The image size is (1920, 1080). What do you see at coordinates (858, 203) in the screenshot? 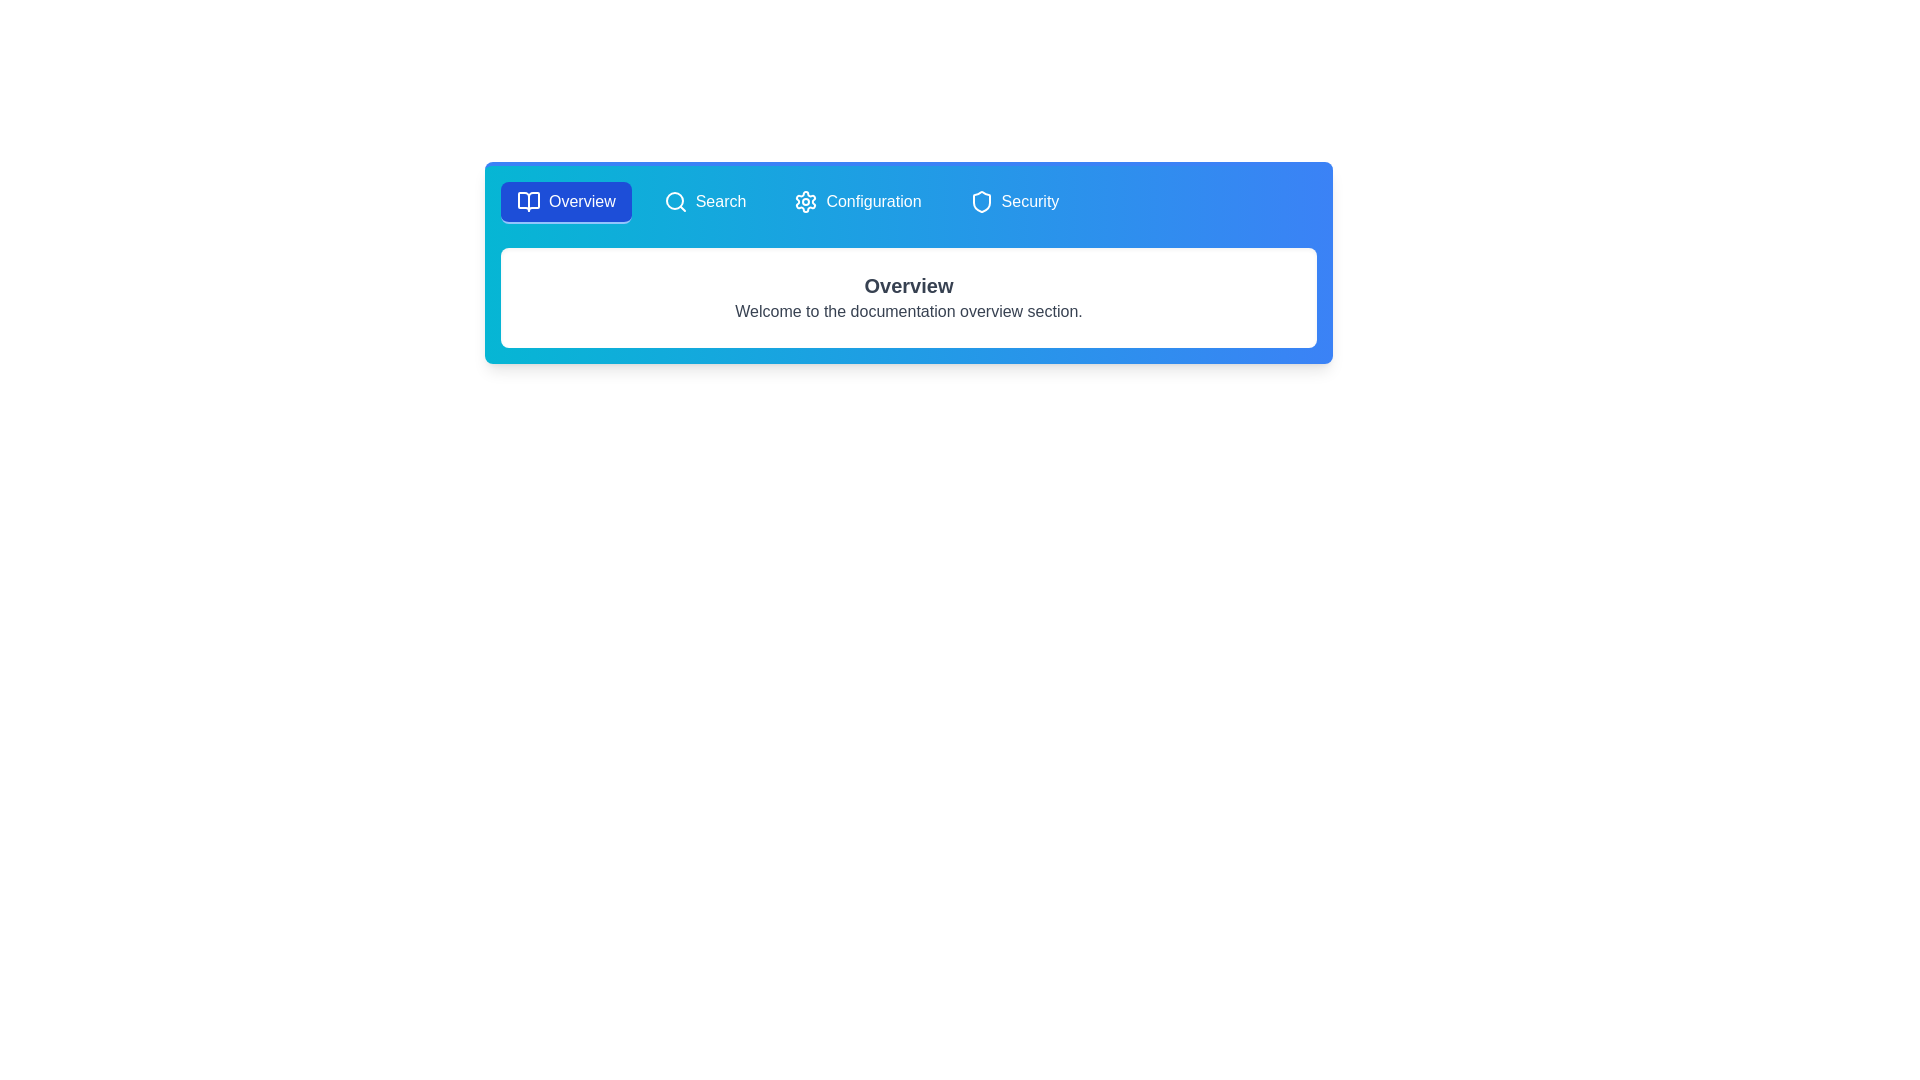
I see `the 'Configuration' button in the horizontal navigation menu` at bounding box center [858, 203].